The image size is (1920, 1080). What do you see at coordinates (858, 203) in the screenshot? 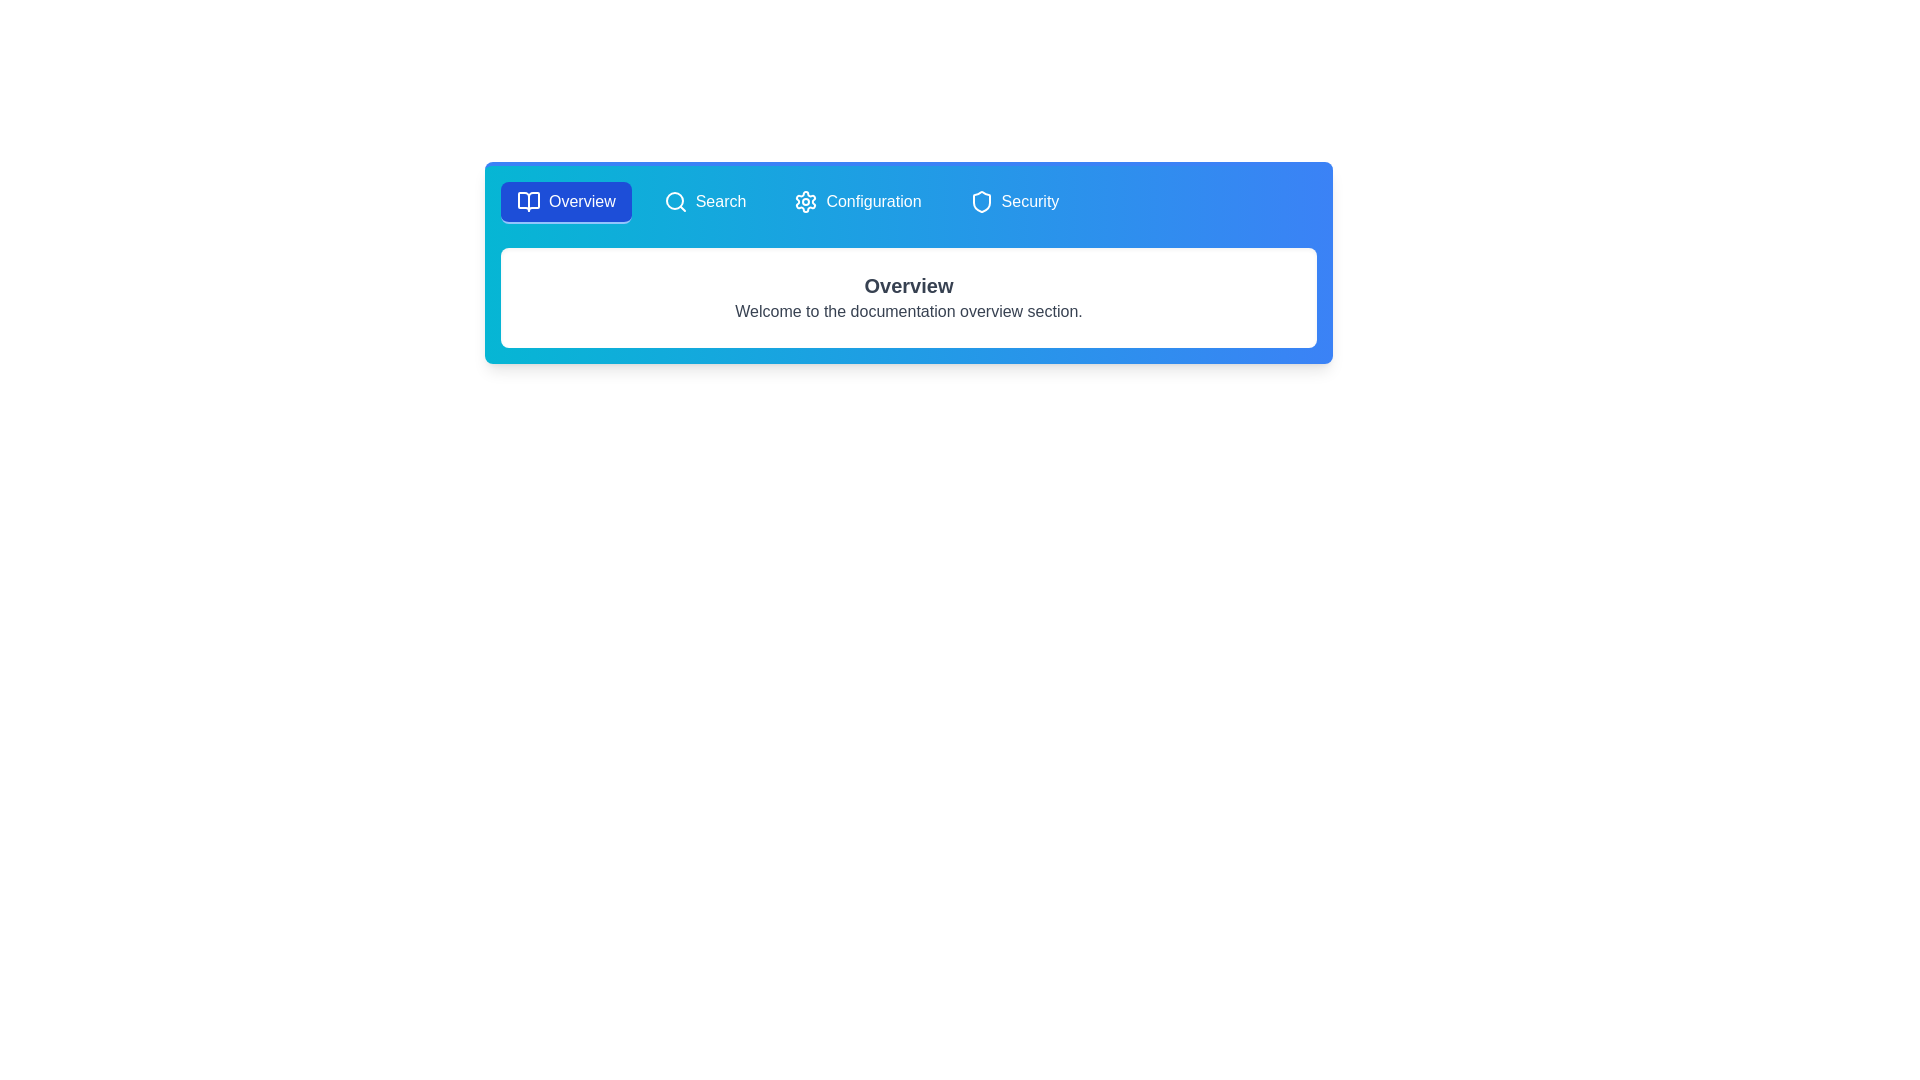
I see `the 'Configuration' button in the horizontal navigation menu` at bounding box center [858, 203].